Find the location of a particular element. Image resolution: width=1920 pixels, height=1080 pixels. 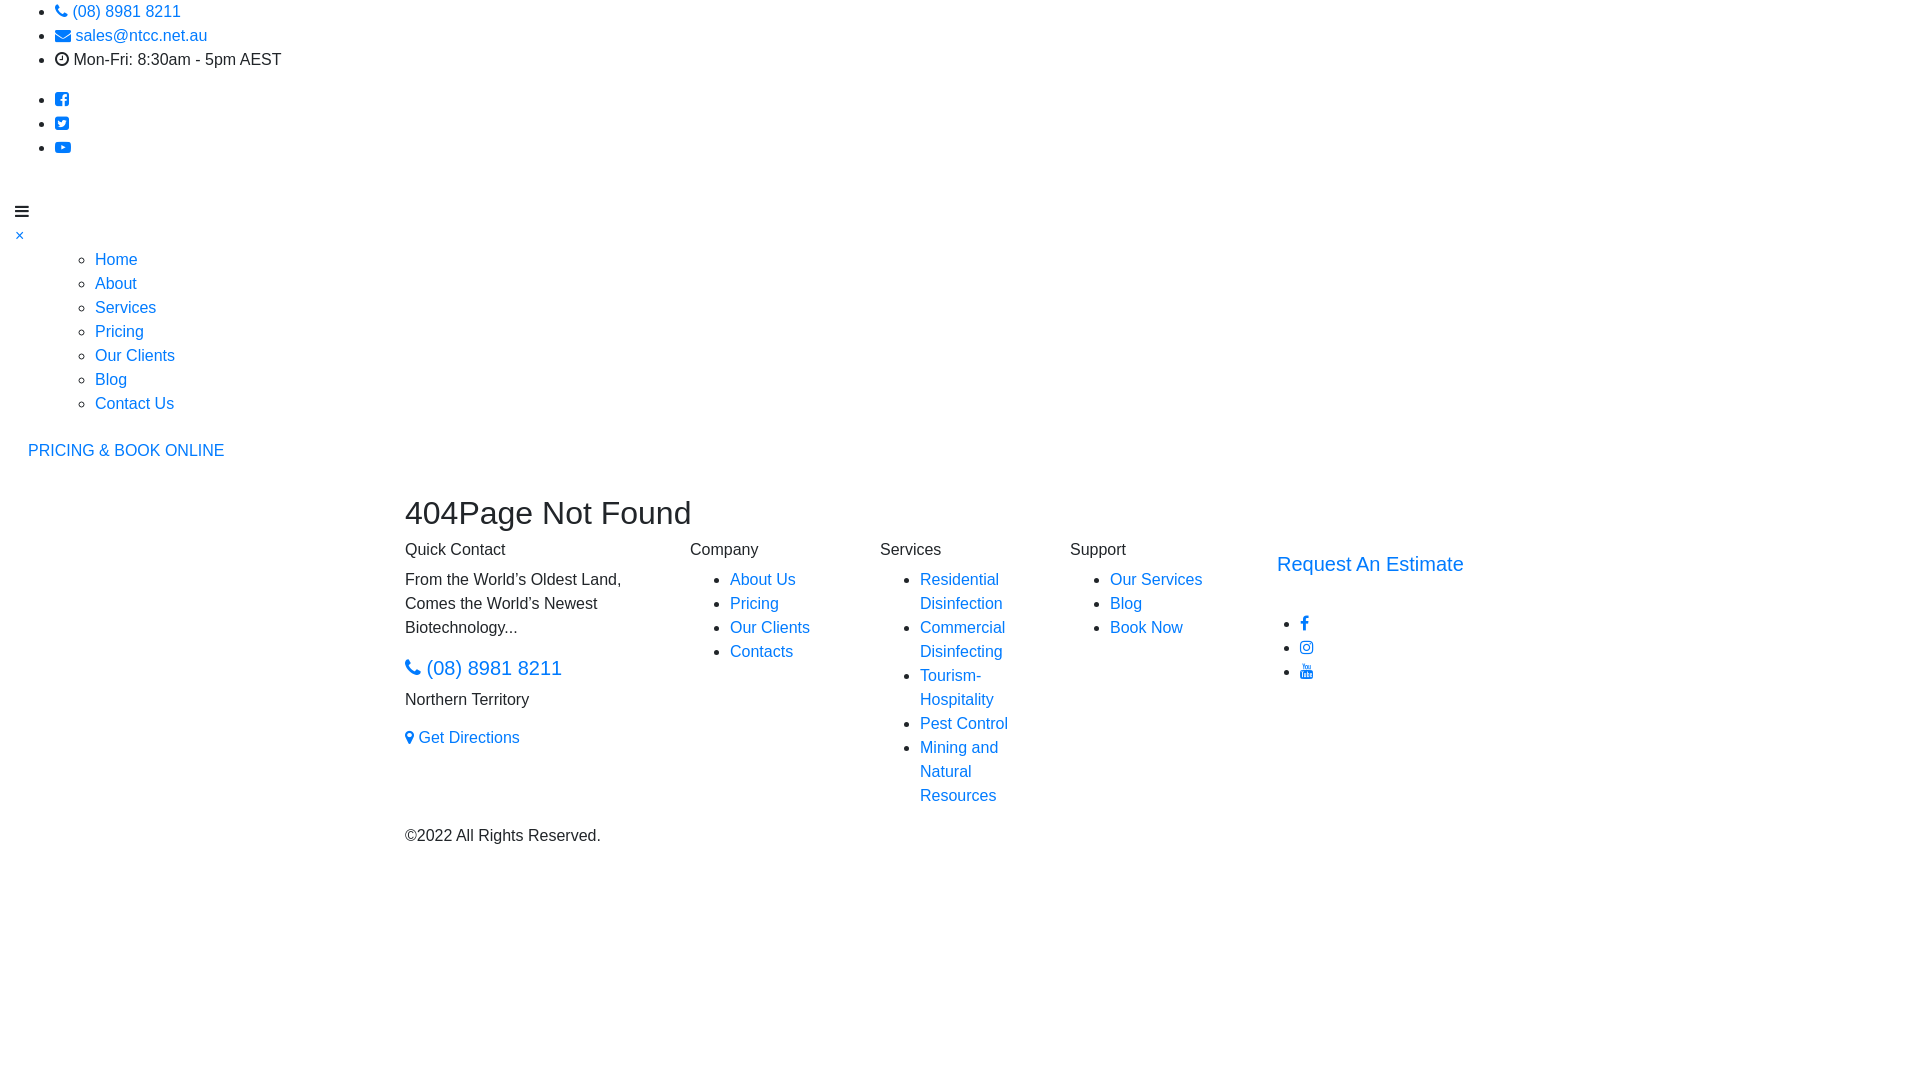

'Contacts' is located at coordinates (760, 651).